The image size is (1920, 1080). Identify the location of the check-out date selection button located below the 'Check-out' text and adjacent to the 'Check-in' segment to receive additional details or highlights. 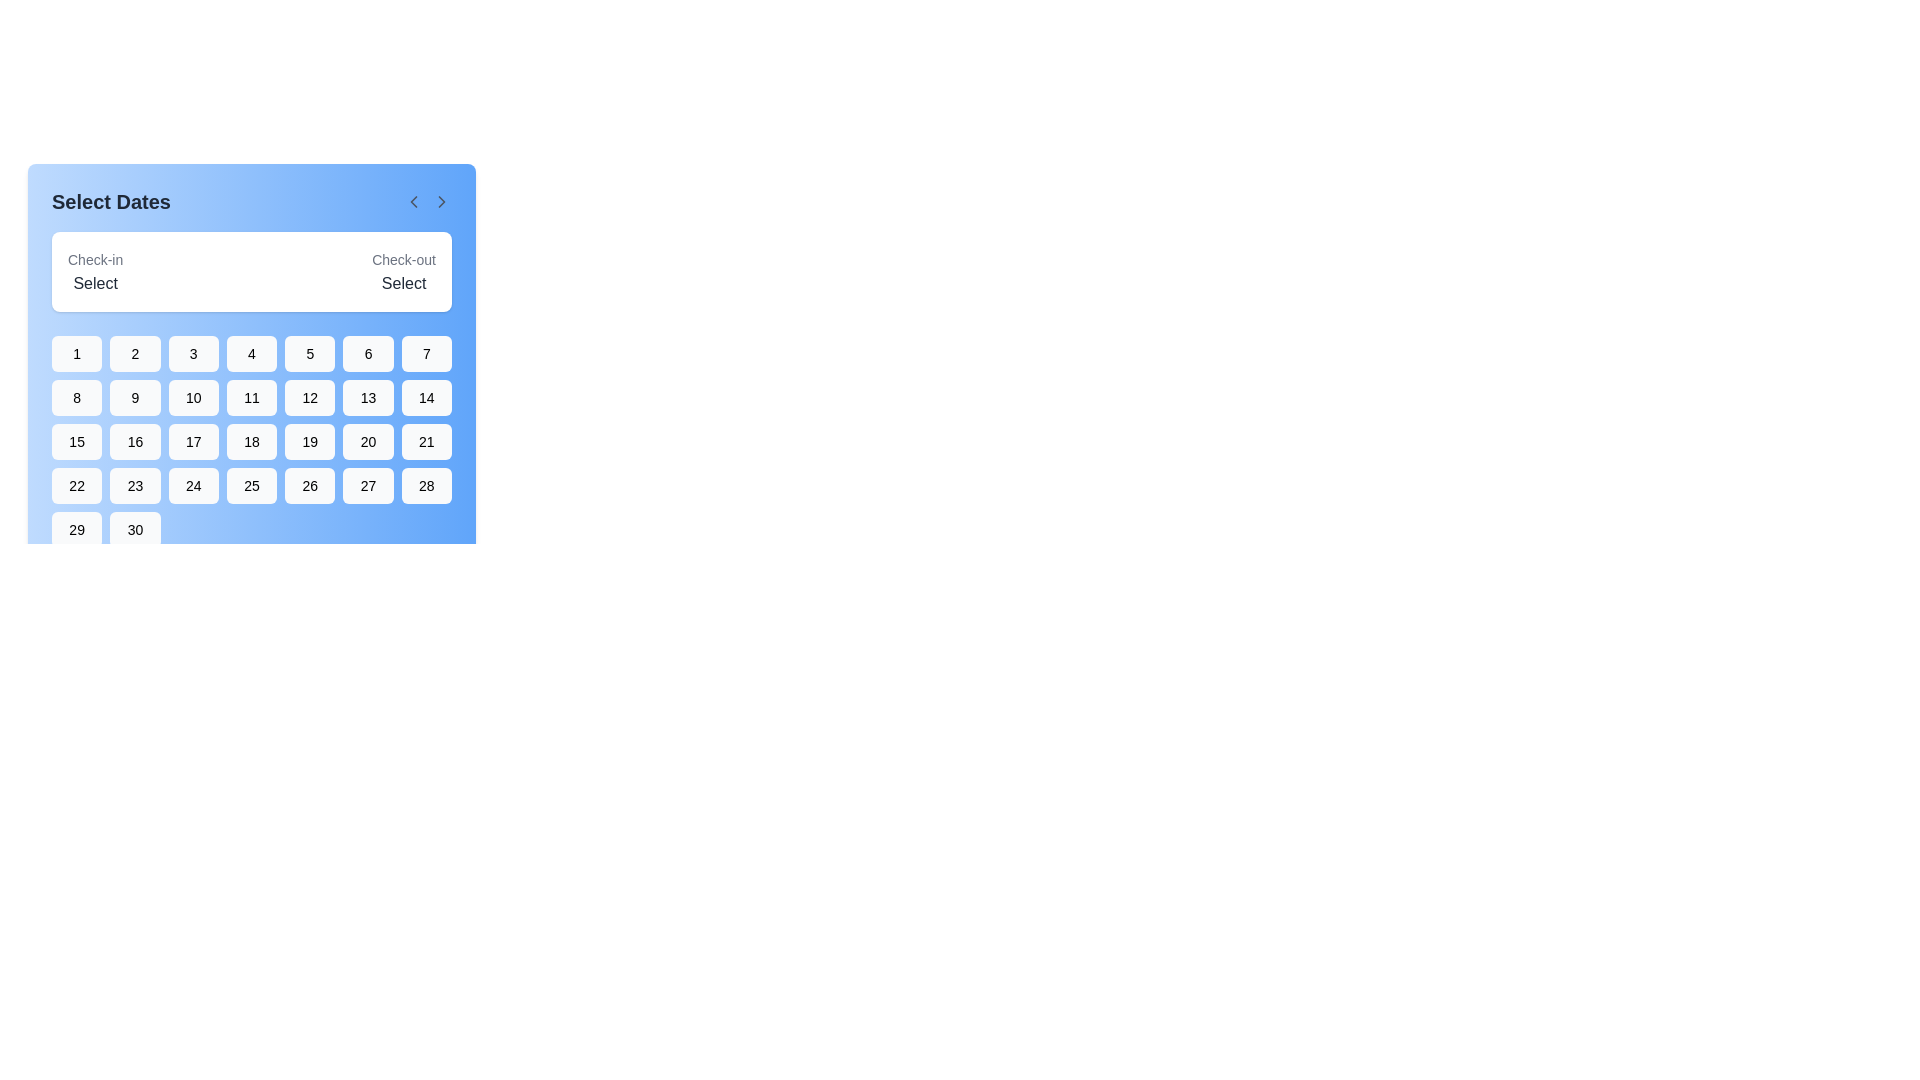
(403, 272).